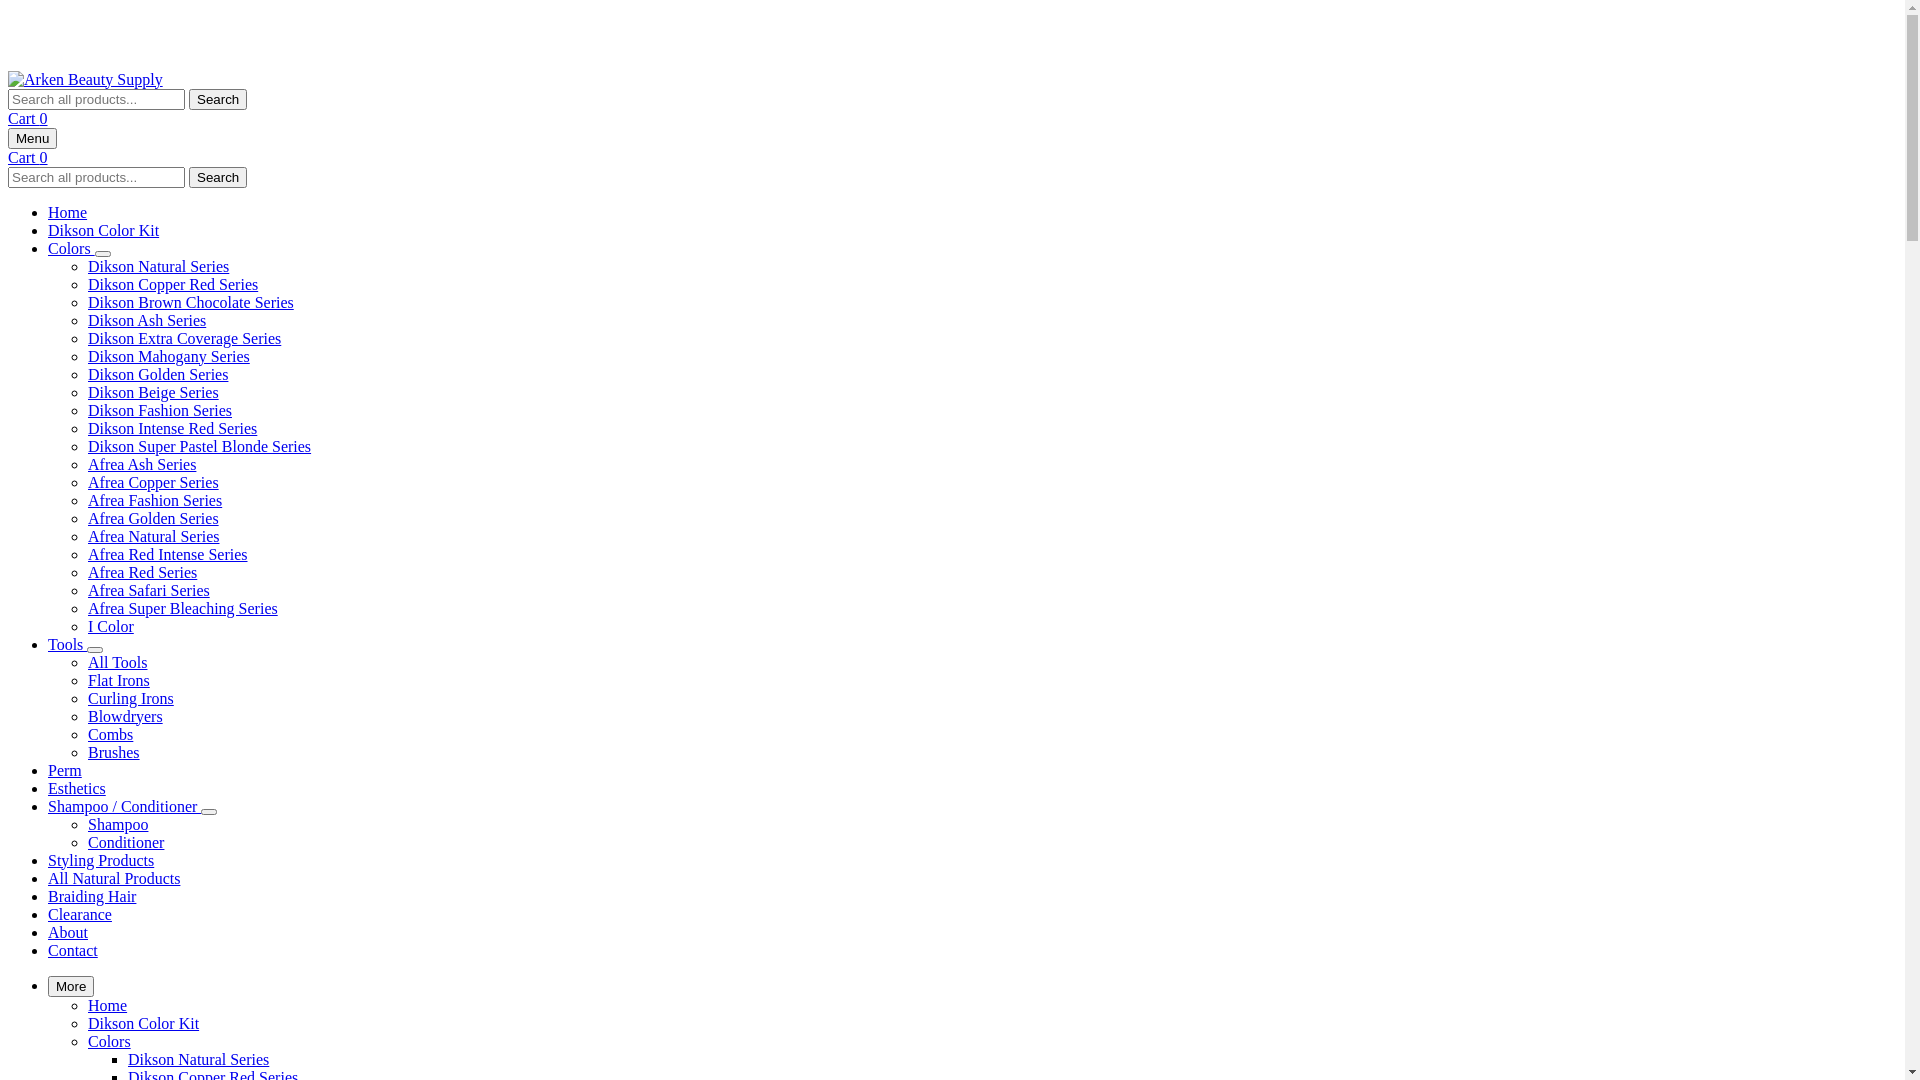 The image size is (1920, 1080). What do you see at coordinates (65, 769) in the screenshot?
I see `'Perm'` at bounding box center [65, 769].